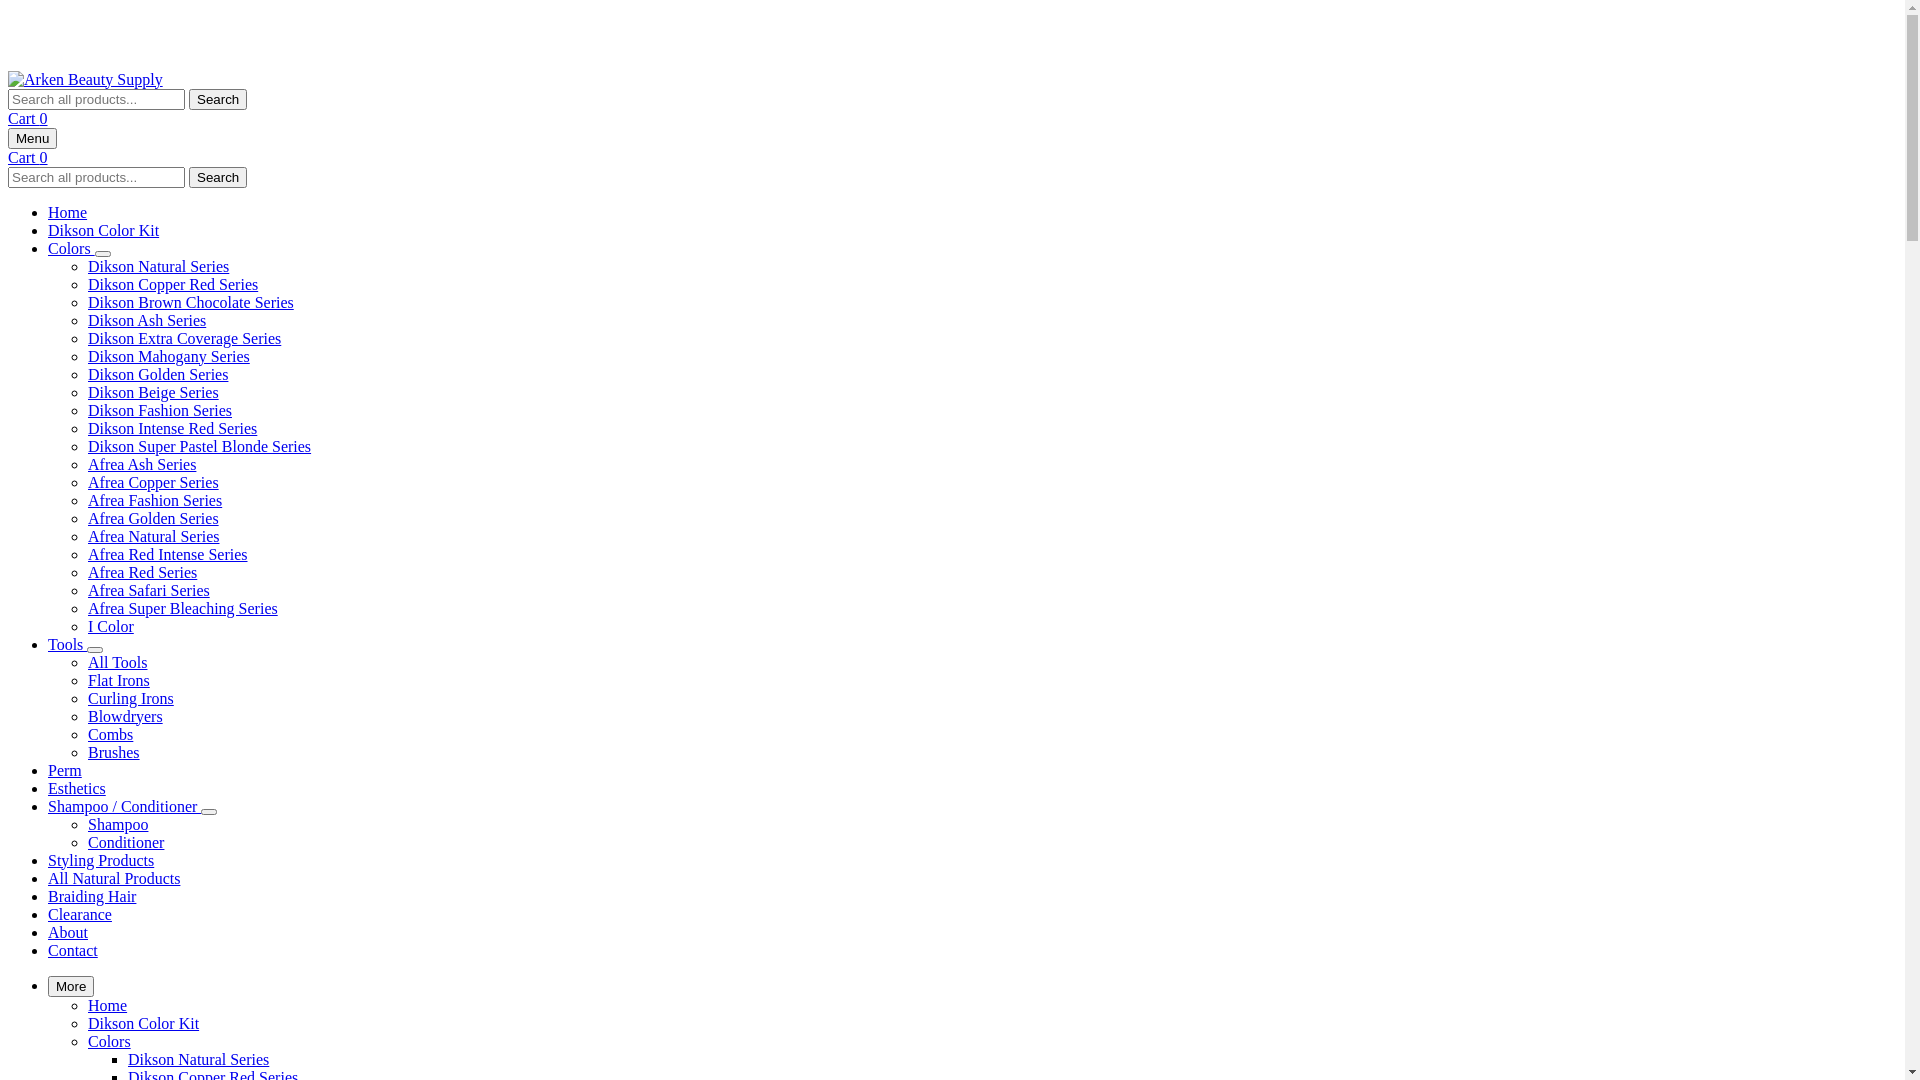 The image size is (1920, 1080). What do you see at coordinates (65, 769) in the screenshot?
I see `'Perm'` at bounding box center [65, 769].